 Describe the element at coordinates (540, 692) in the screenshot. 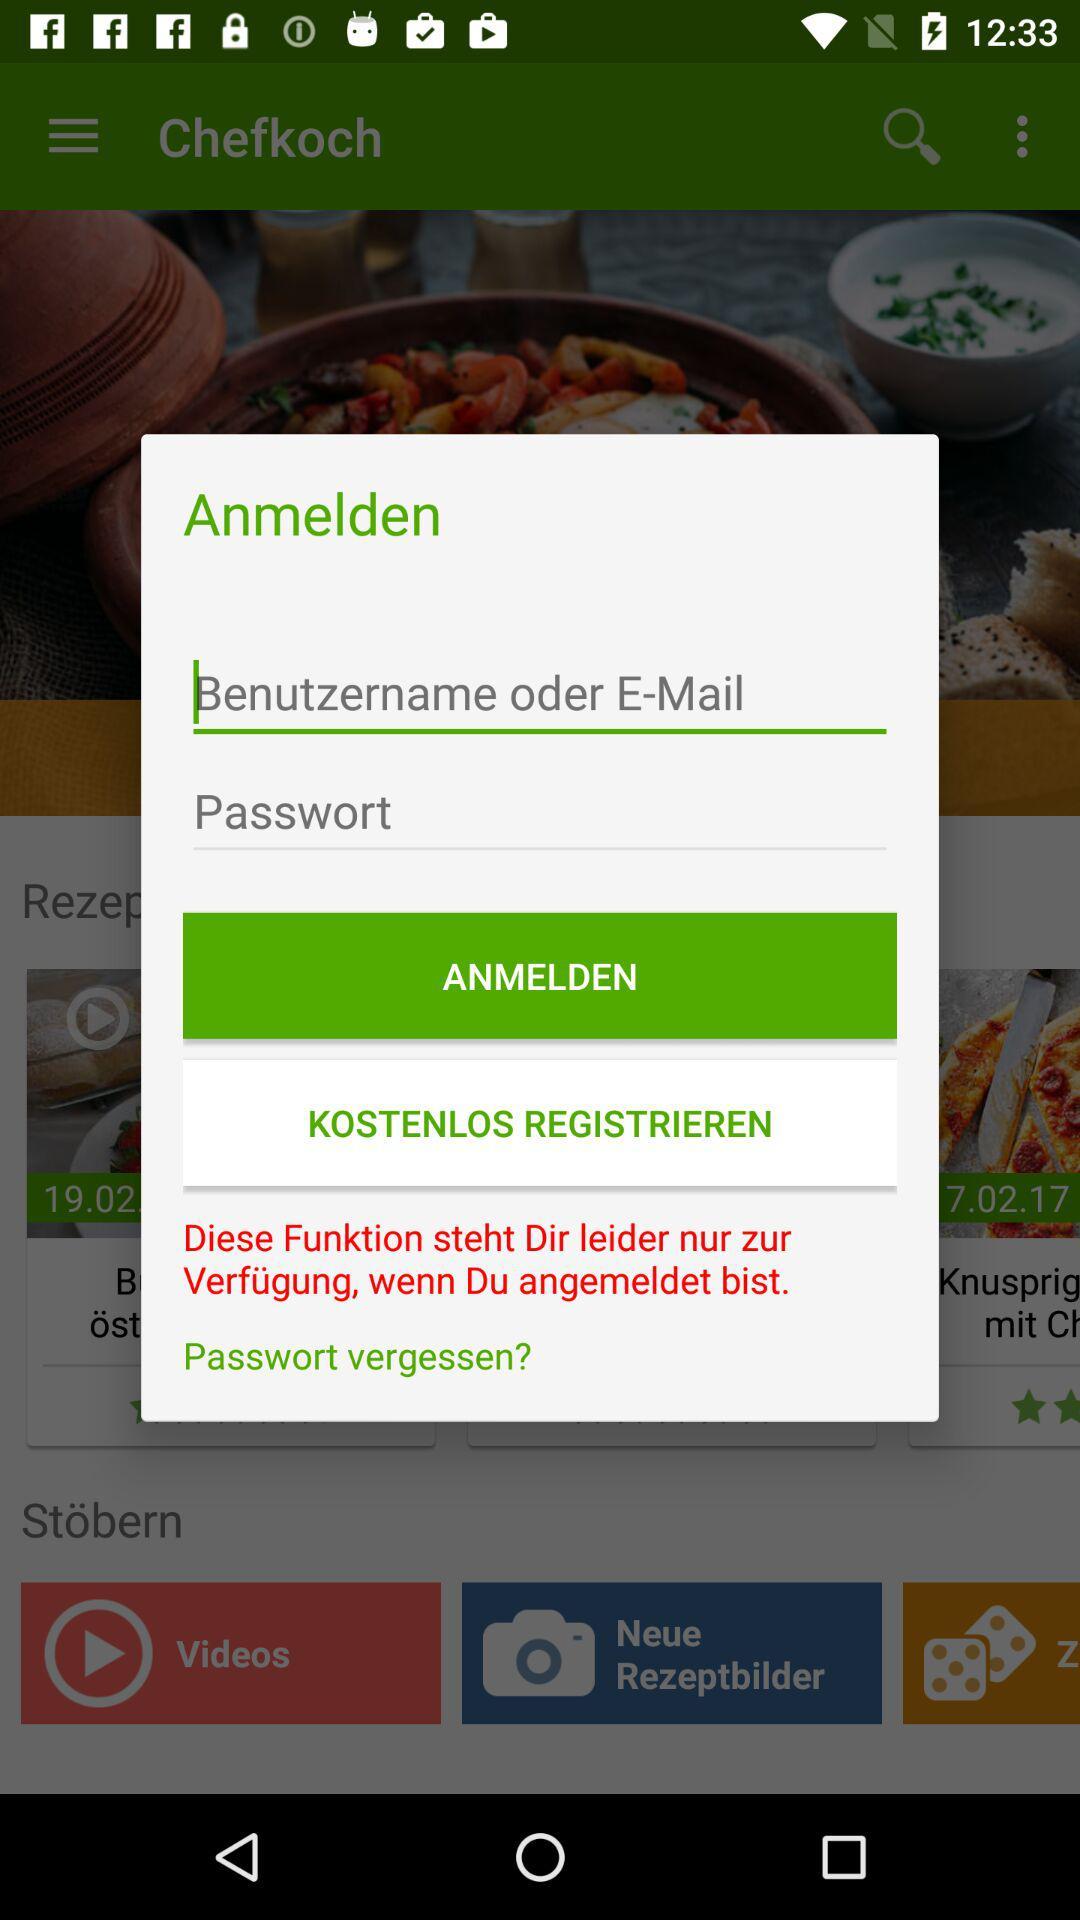

I see `the item below the anmelden icon` at that location.